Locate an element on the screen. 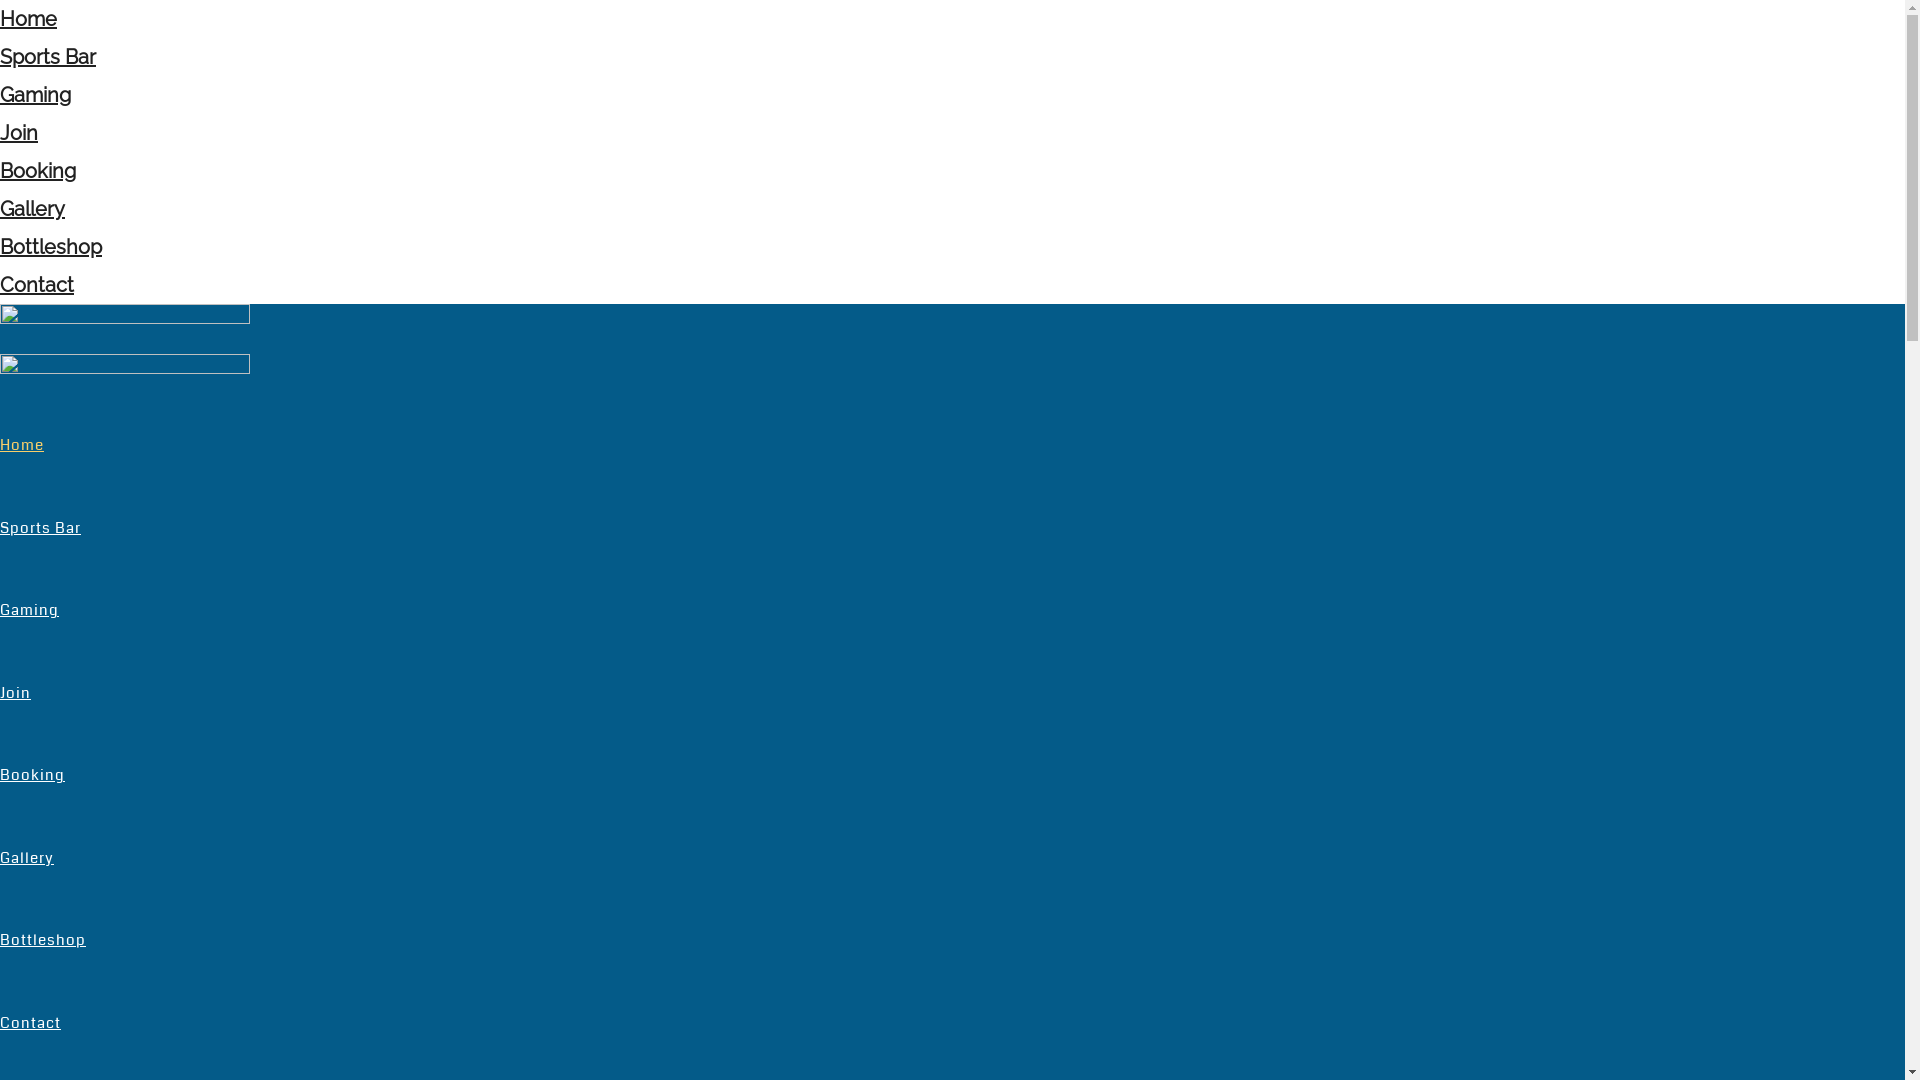 Image resolution: width=1920 pixels, height=1080 pixels. 'Booking' is located at coordinates (38, 169).